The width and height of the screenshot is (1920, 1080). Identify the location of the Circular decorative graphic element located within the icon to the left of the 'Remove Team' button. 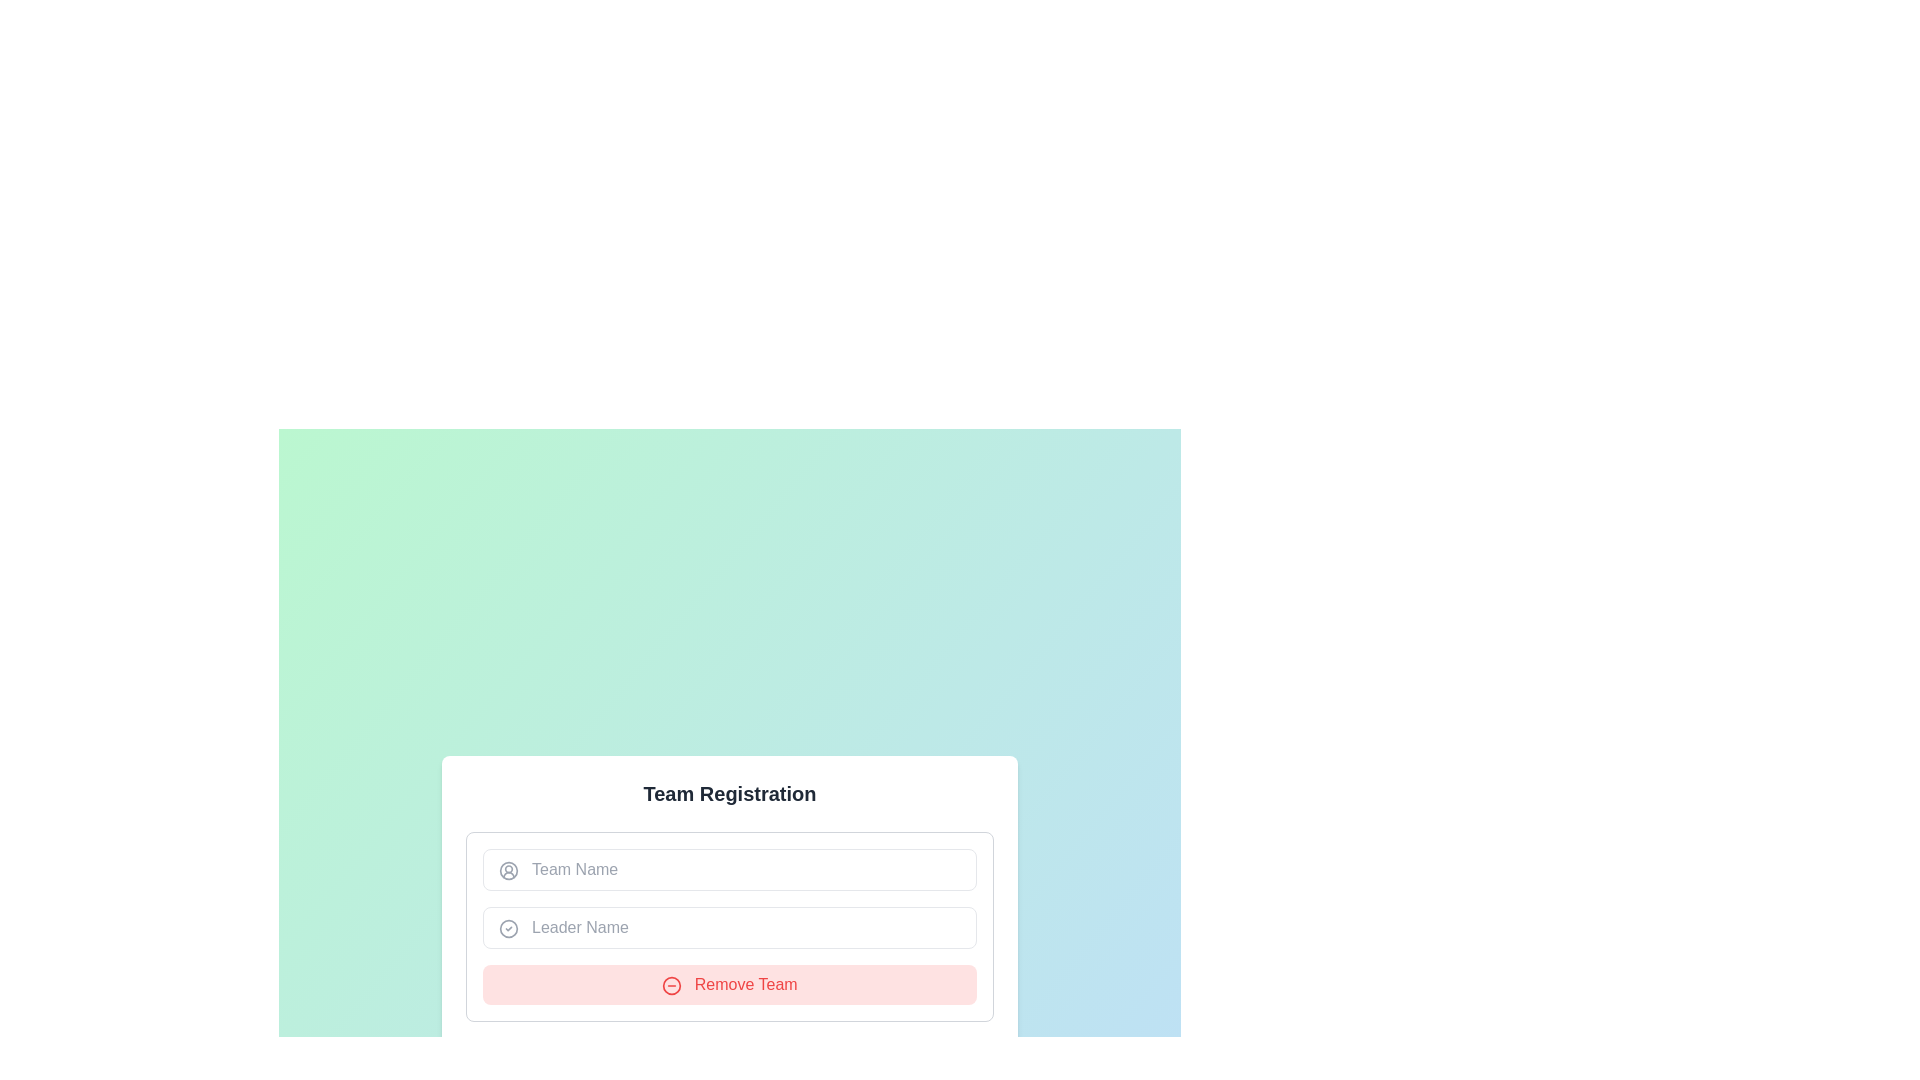
(672, 984).